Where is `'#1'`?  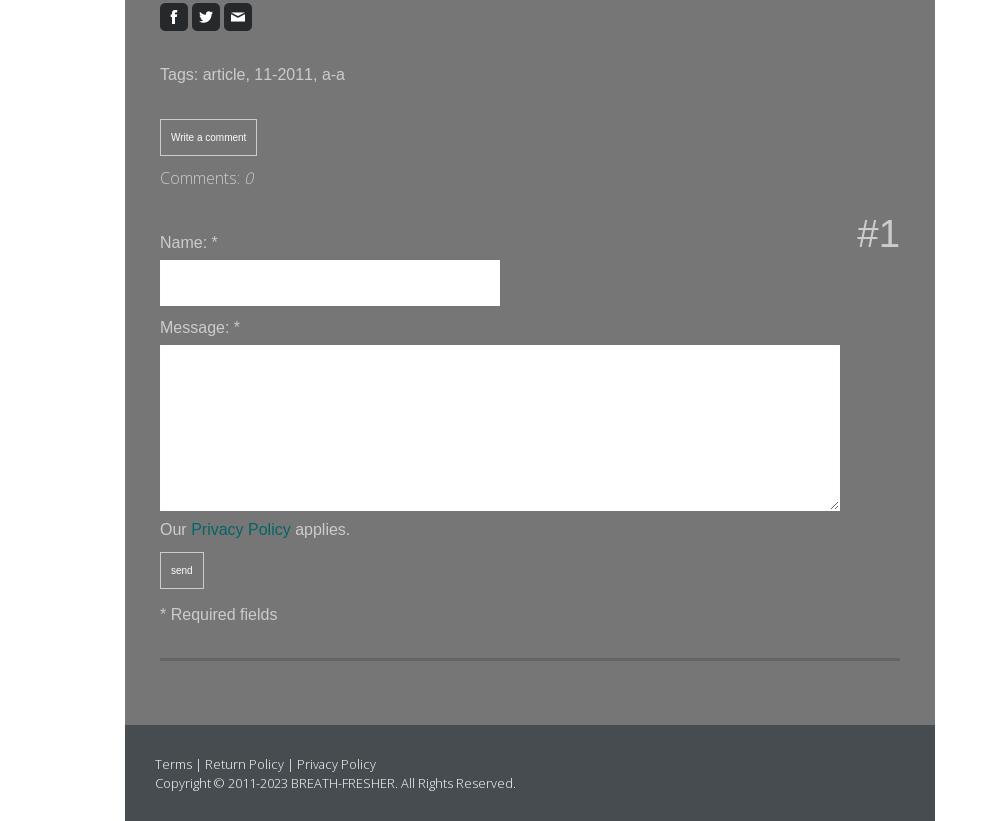 '#1' is located at coordinates (856, 233).